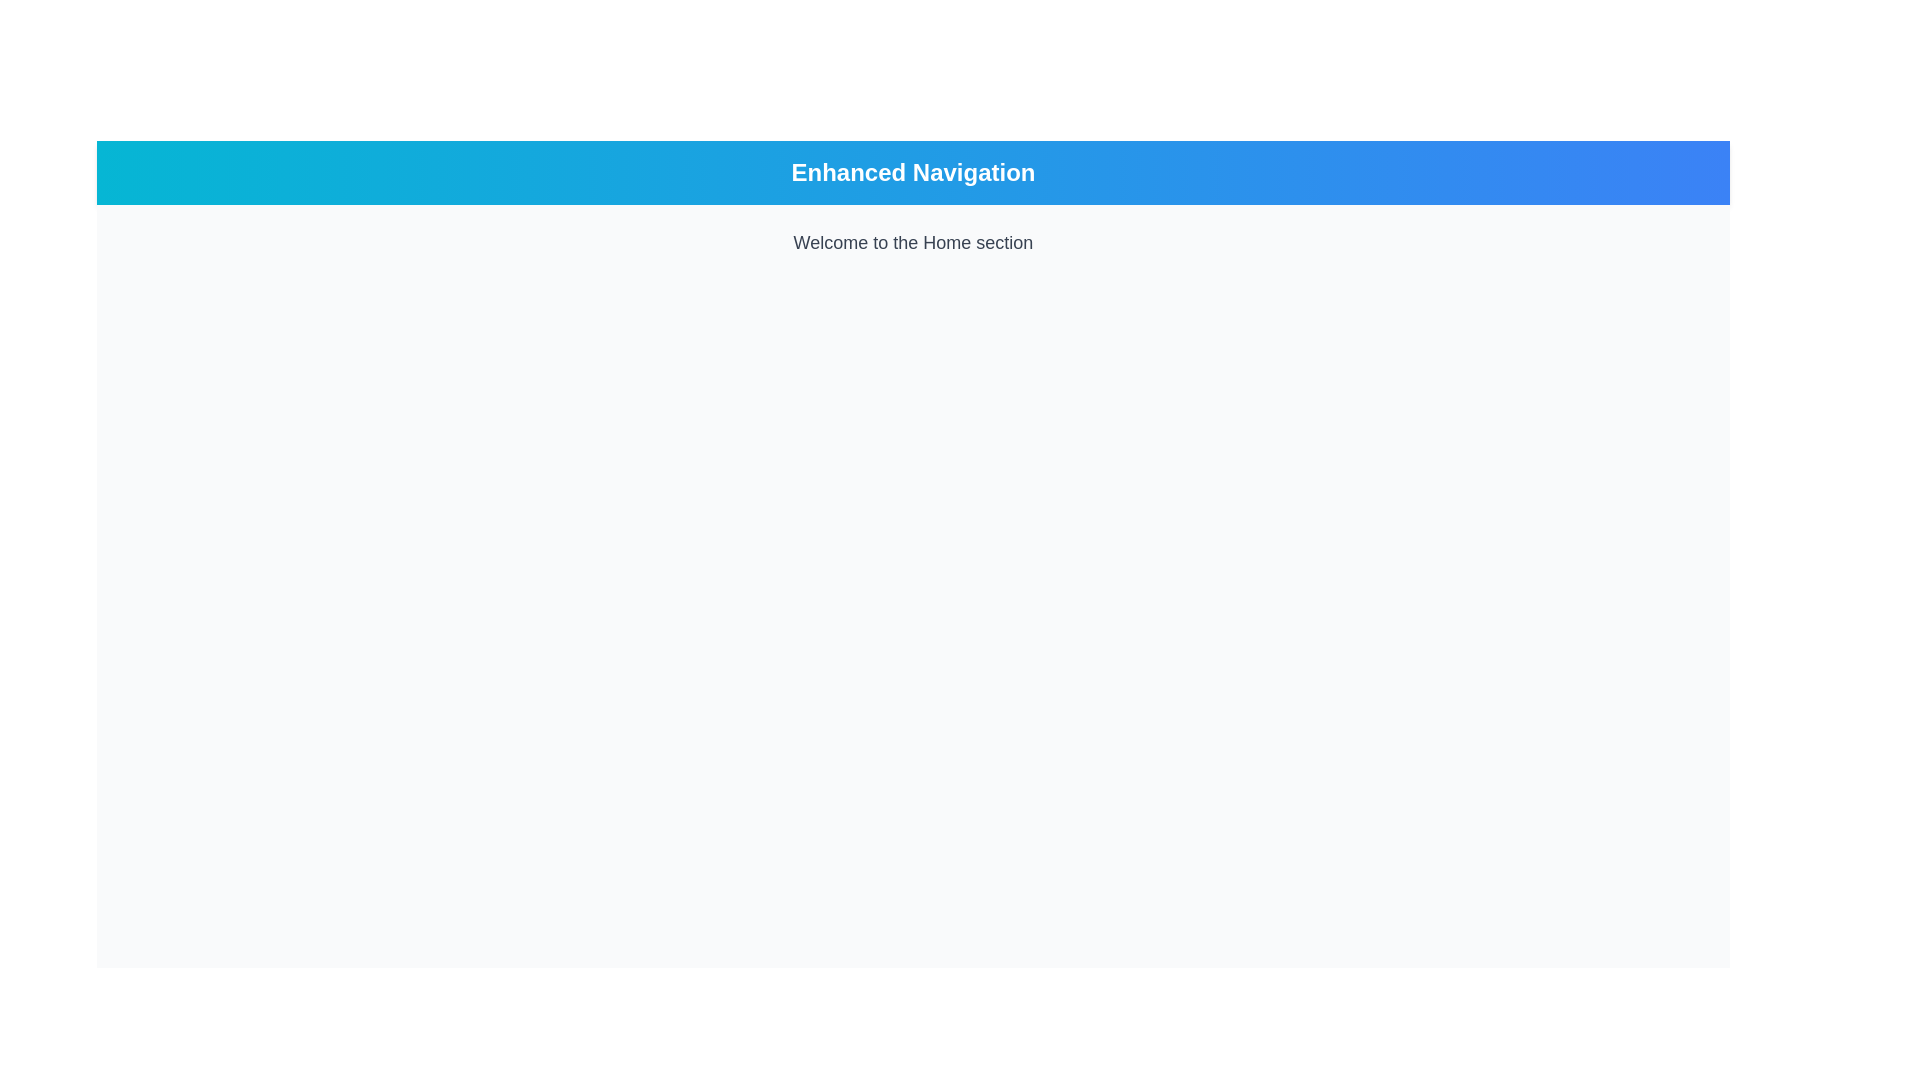 This screenshot has height=1080, width=1920. Describe the element at coordinates (912, 242) in the screenshot. I see `the welcoming Text Label that displays the current section or page, located below the blue header bar labeled 'Enhanced Navigation'` at that location.